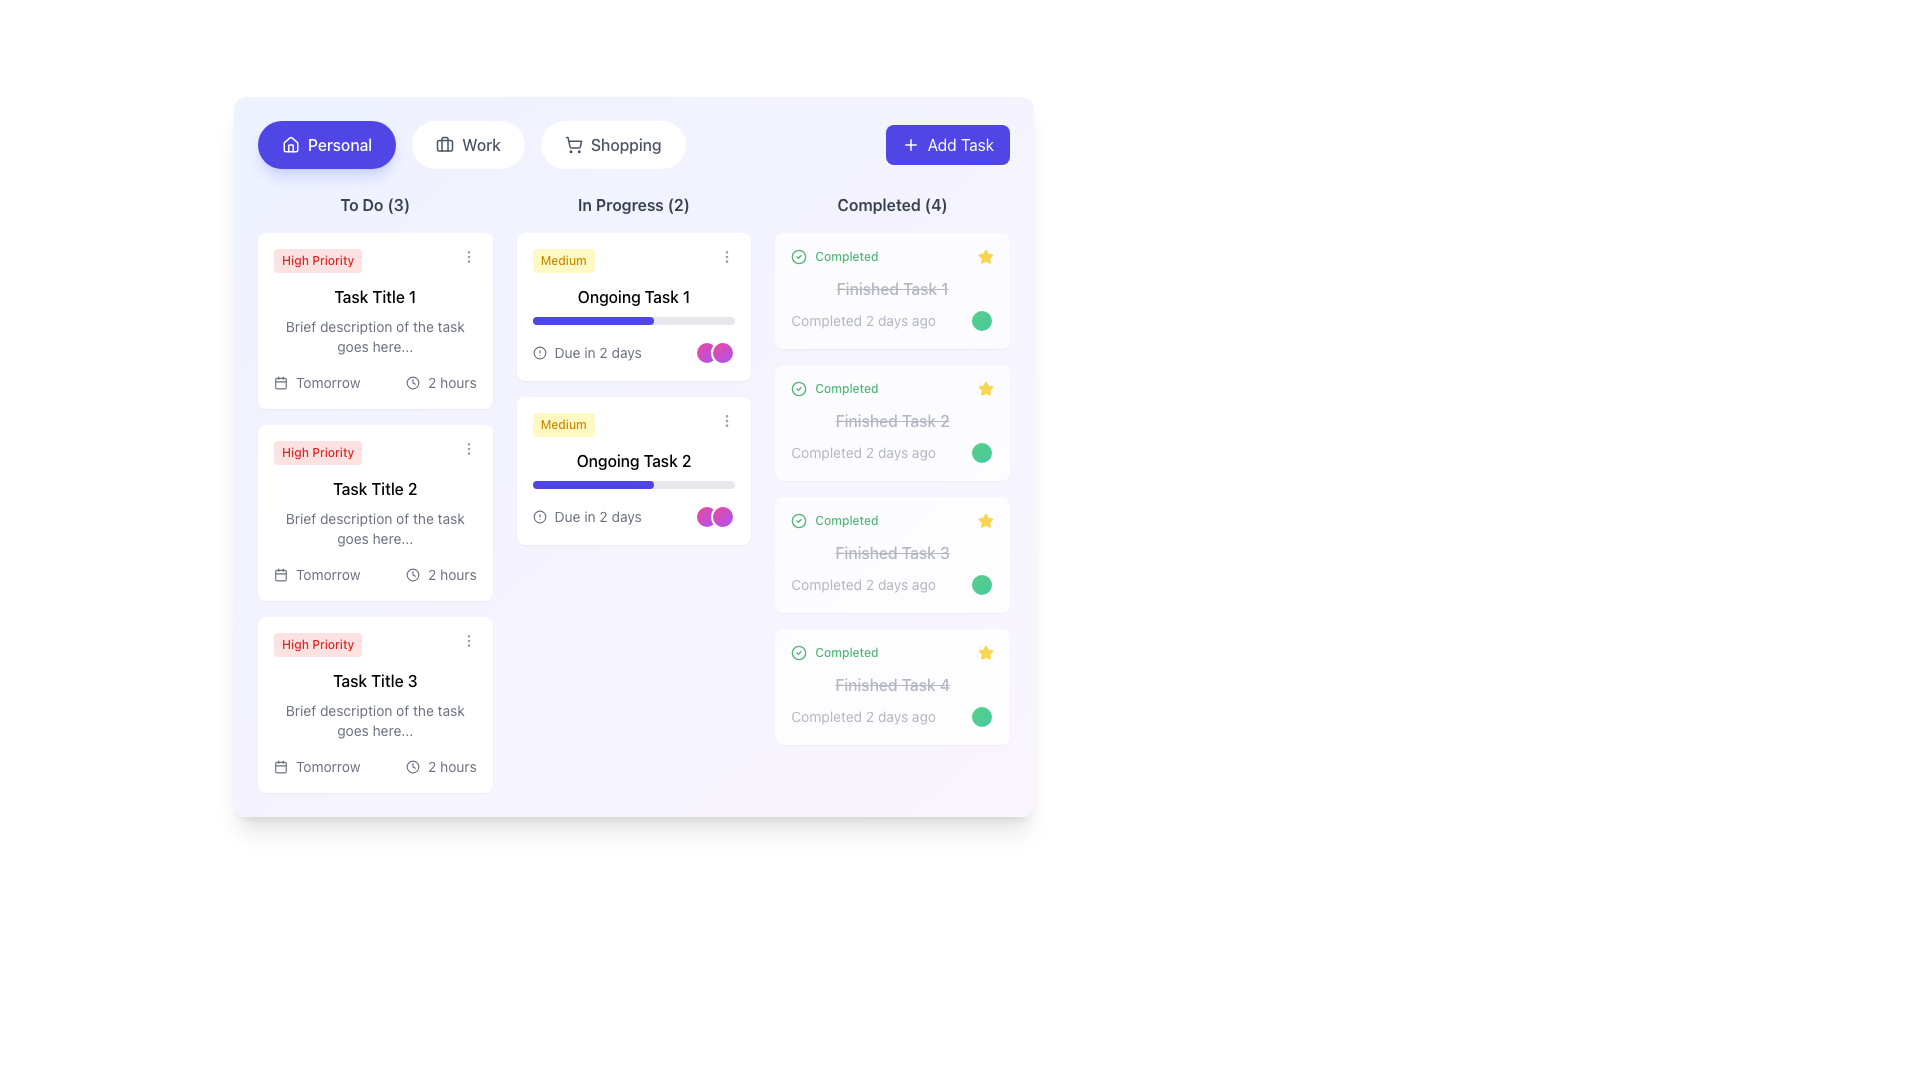 The width and height of the screenshot is (1920, 1080). Describe the element at coordinates (982, 585) in the screenshot. I see `the circular green status indicator located in the 'Completed' section, adjacent to the text 'Completed 2 days ago'` at that location.